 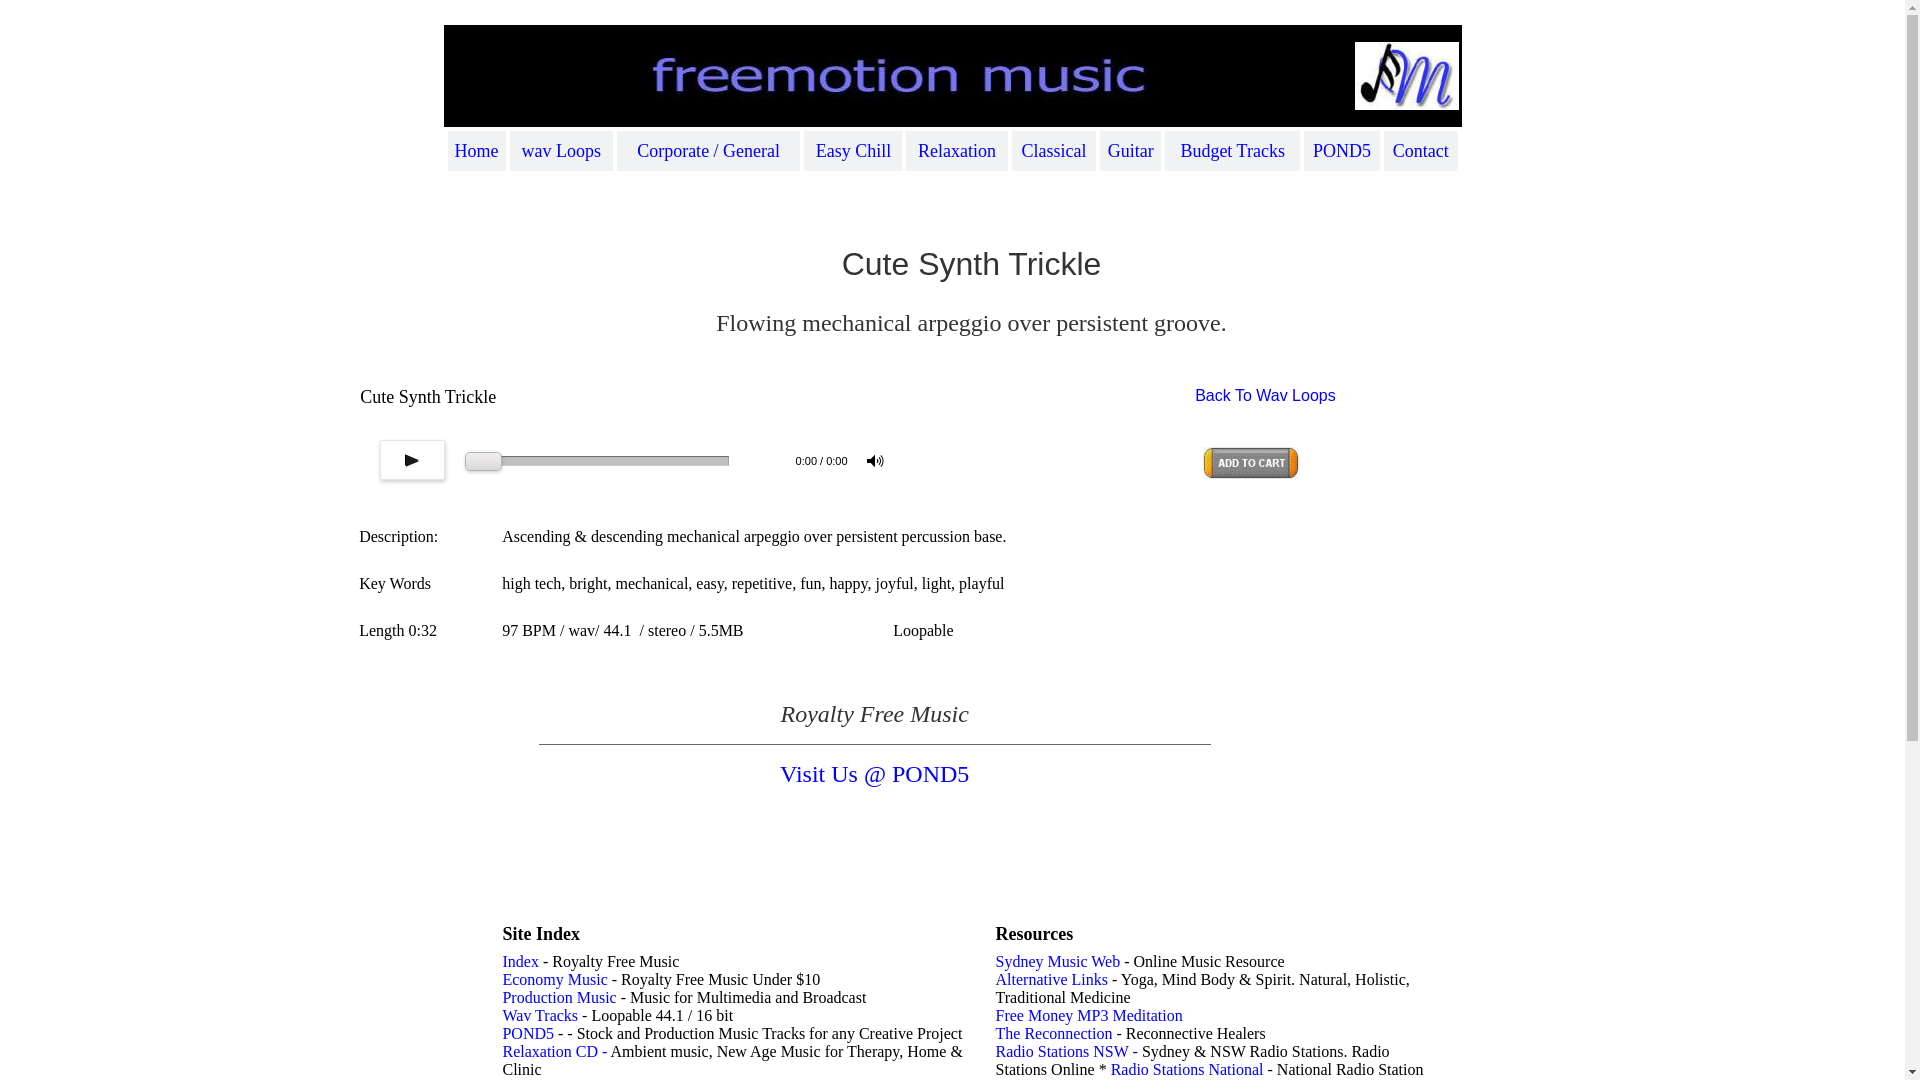 What do you see at coordinates (464, 461) in the screenshot?
I see `'scrub timeline'` at bounding box center [464, 461].